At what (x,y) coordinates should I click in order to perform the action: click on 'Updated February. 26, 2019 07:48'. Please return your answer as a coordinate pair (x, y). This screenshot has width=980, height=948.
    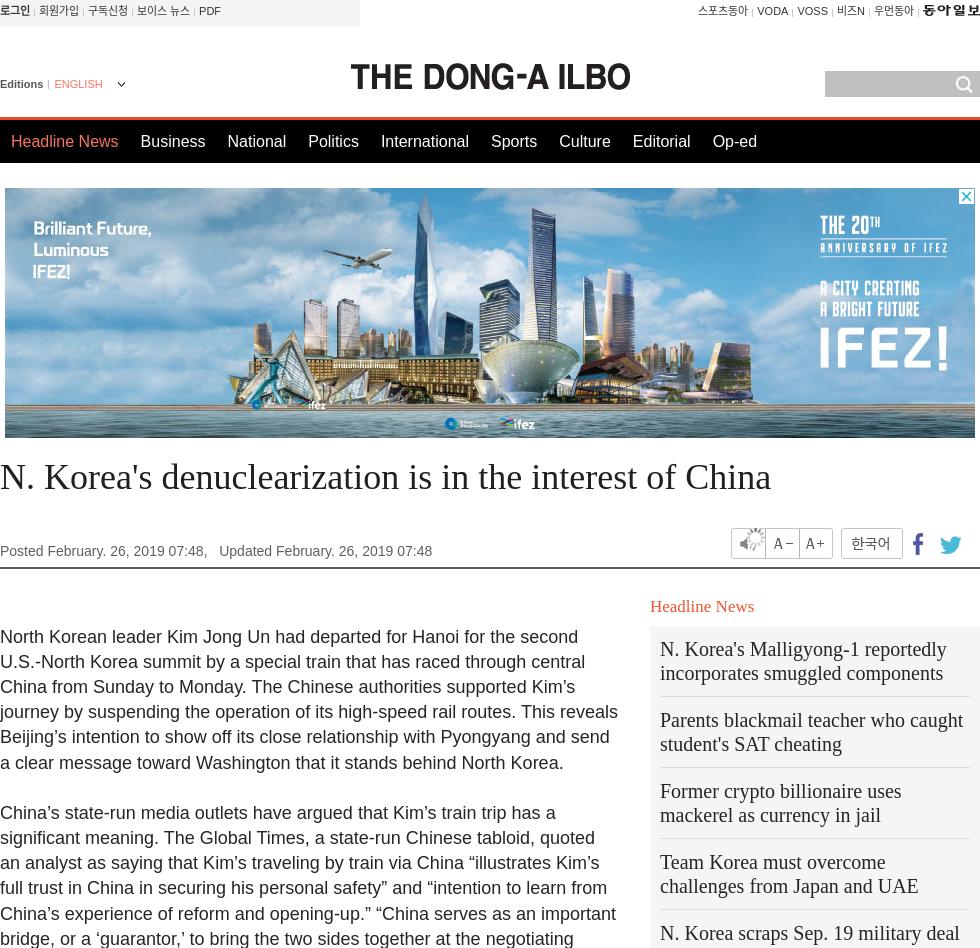
    Looking at the image, I should click on (325, 550).